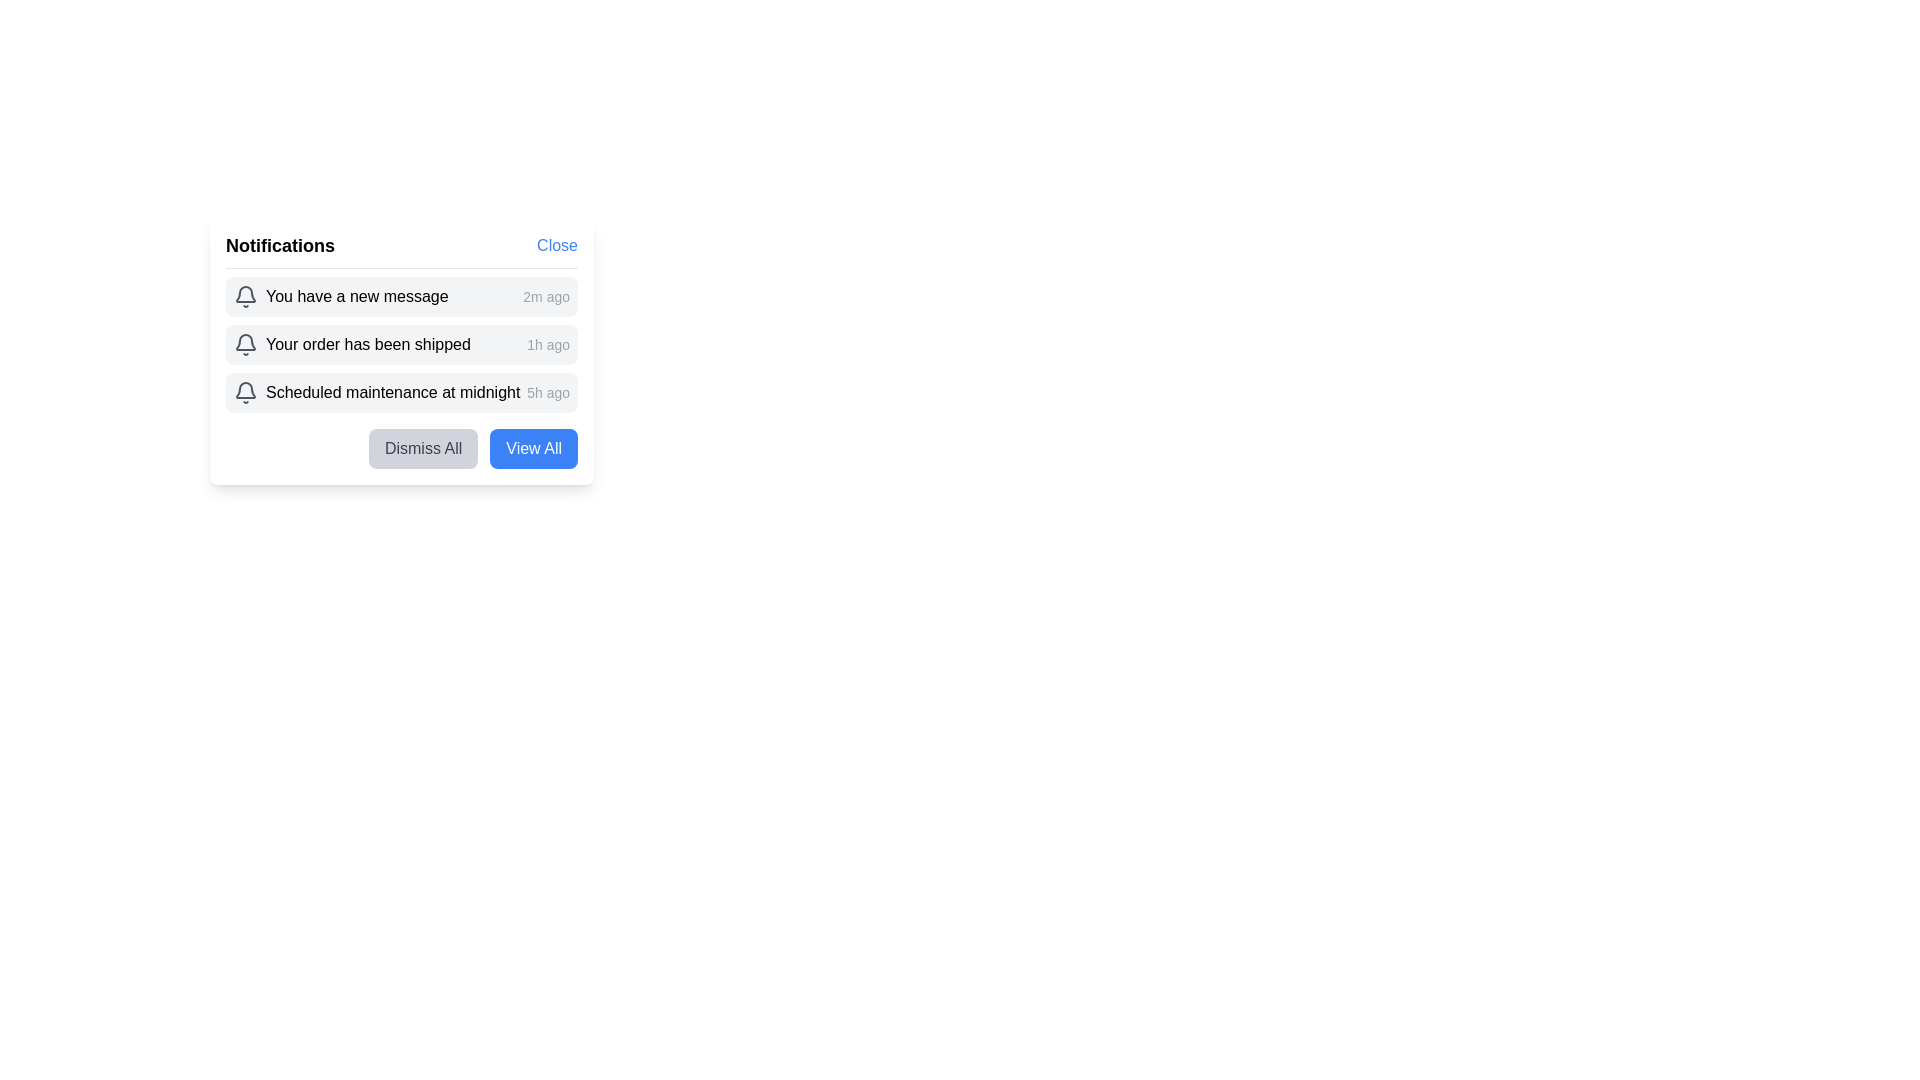  I want to click on the notification icon indicating an alert for 'Scheduled maintenance at midnight', which is the first component in its row and aligned to the left of the text content, so click(244, 393).